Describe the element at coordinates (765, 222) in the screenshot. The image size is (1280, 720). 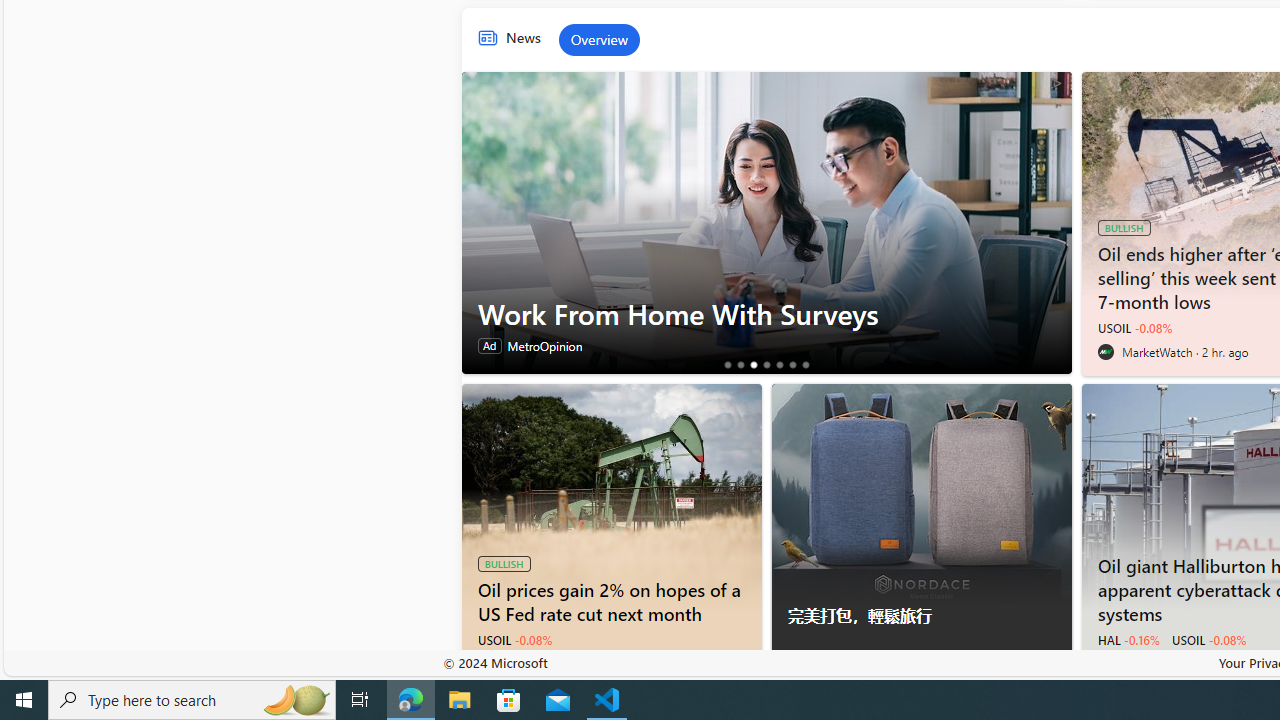
I see `'Work From Home With Surveys'` at that location.